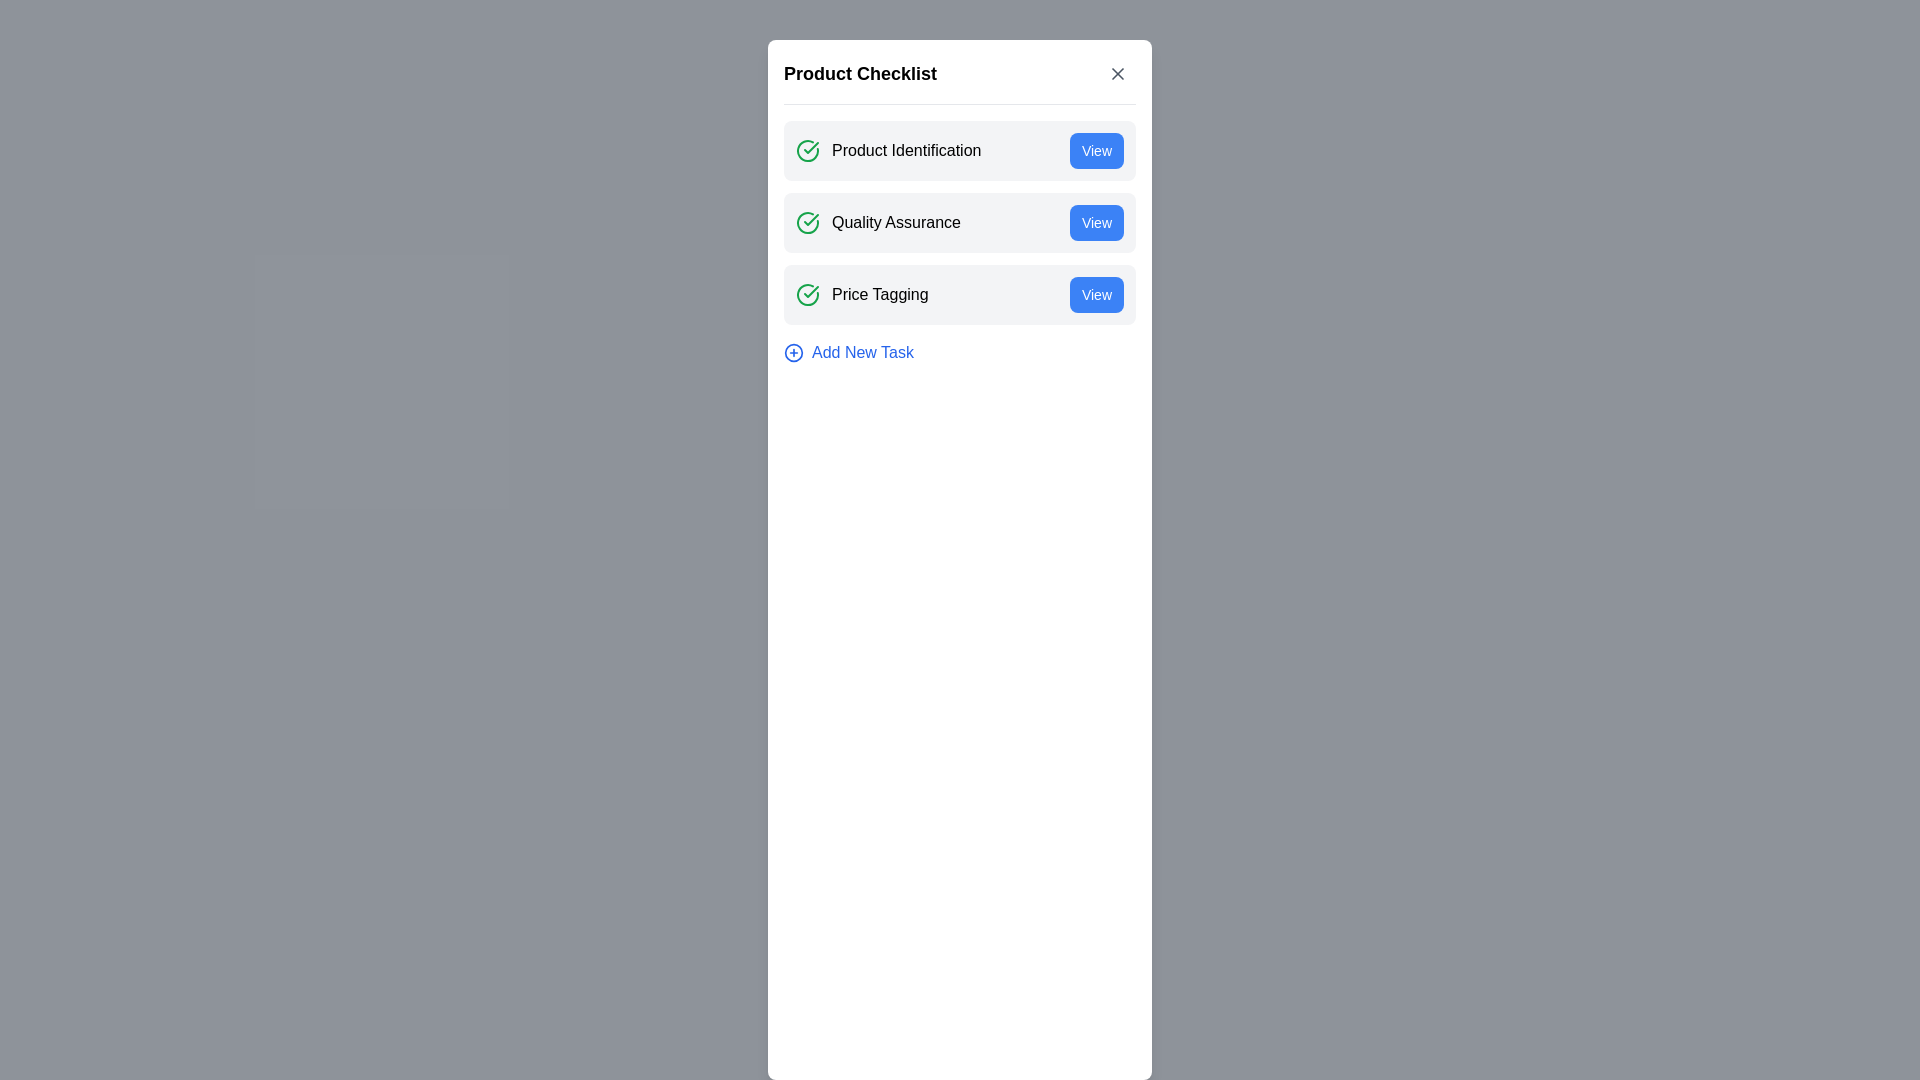 The height and width of the screenshot is (1080, 1920). I want to click on the task addition icon located to the left of the 'Add New Task' text in the lower portion of the checklist interface, so click(792, 352).